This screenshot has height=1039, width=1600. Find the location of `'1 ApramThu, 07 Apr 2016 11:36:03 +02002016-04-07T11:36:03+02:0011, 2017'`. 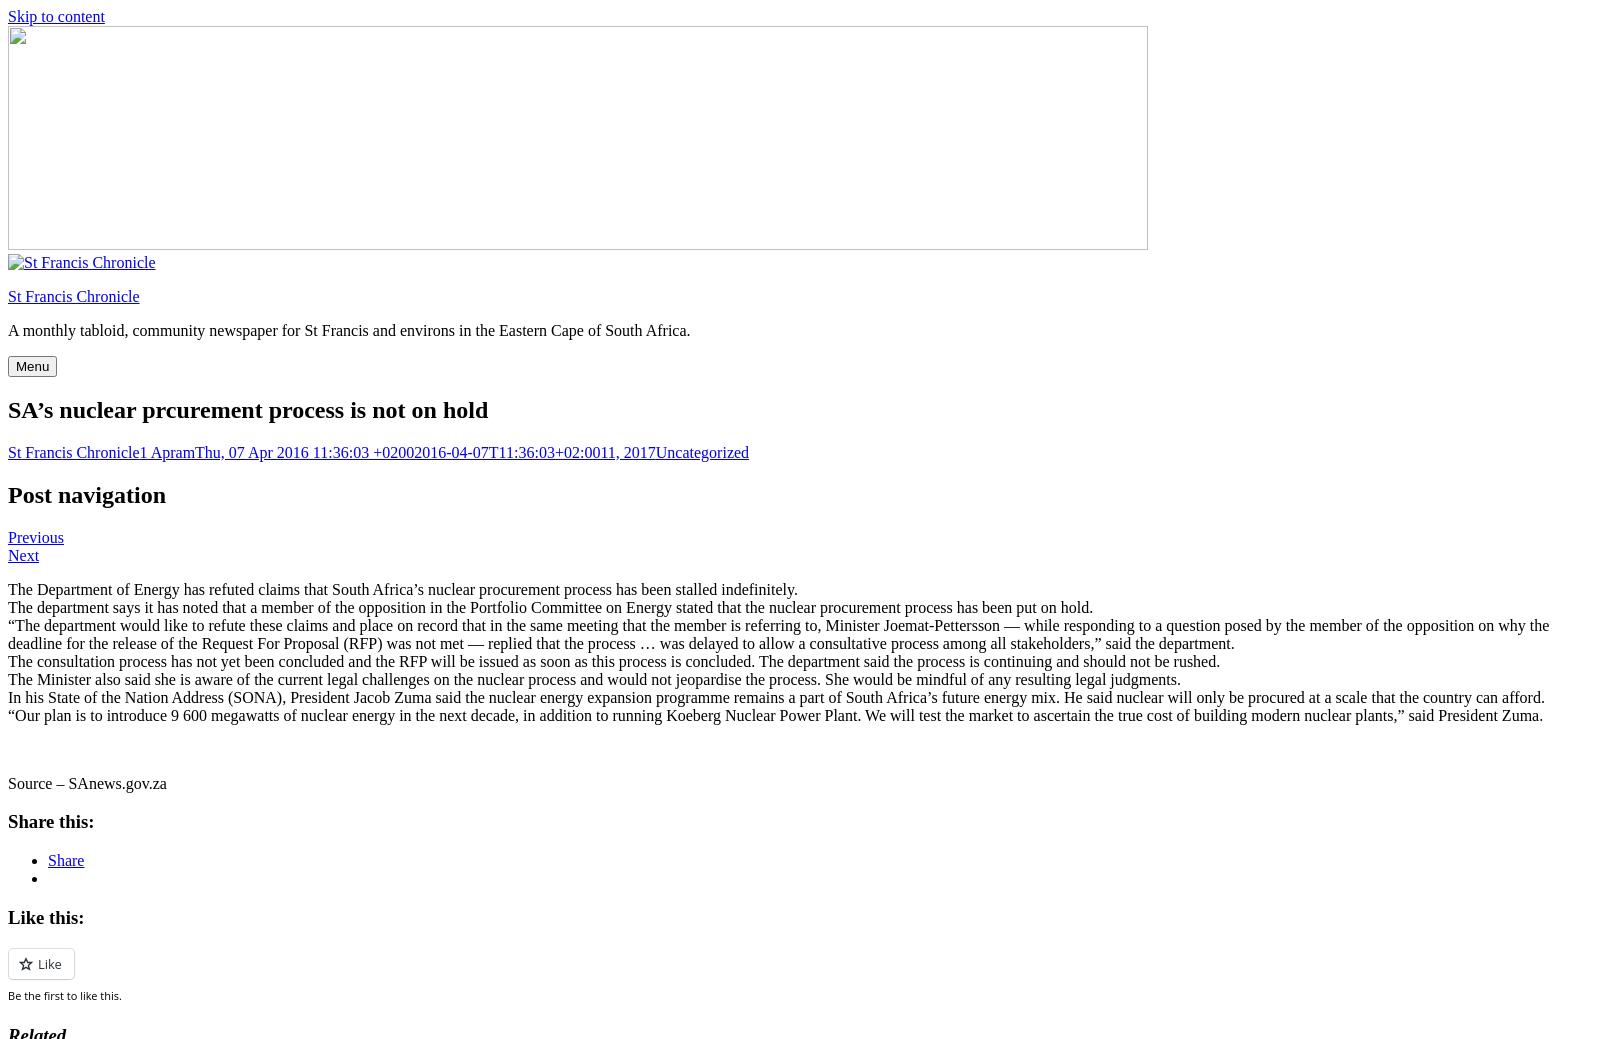

'1 ApramThu, 07 Apr 2016 11:36:03 +02002016-04-07T11:36:03+02:0011, 2017' is located at coordinates (396, 450).